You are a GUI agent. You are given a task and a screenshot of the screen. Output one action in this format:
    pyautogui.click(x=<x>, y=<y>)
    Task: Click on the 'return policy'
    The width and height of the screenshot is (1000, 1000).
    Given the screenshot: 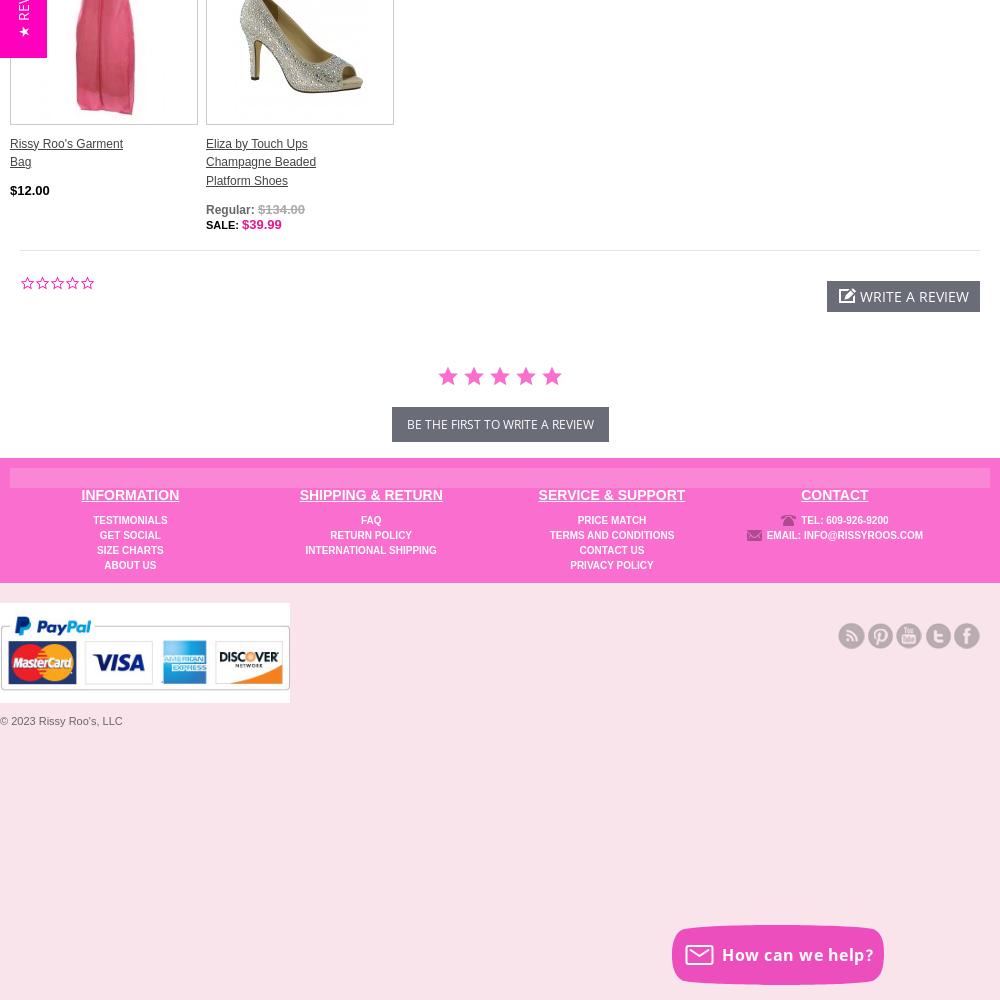 What is the action you would take?
    pyautogui.click(x=370, y=534)
    